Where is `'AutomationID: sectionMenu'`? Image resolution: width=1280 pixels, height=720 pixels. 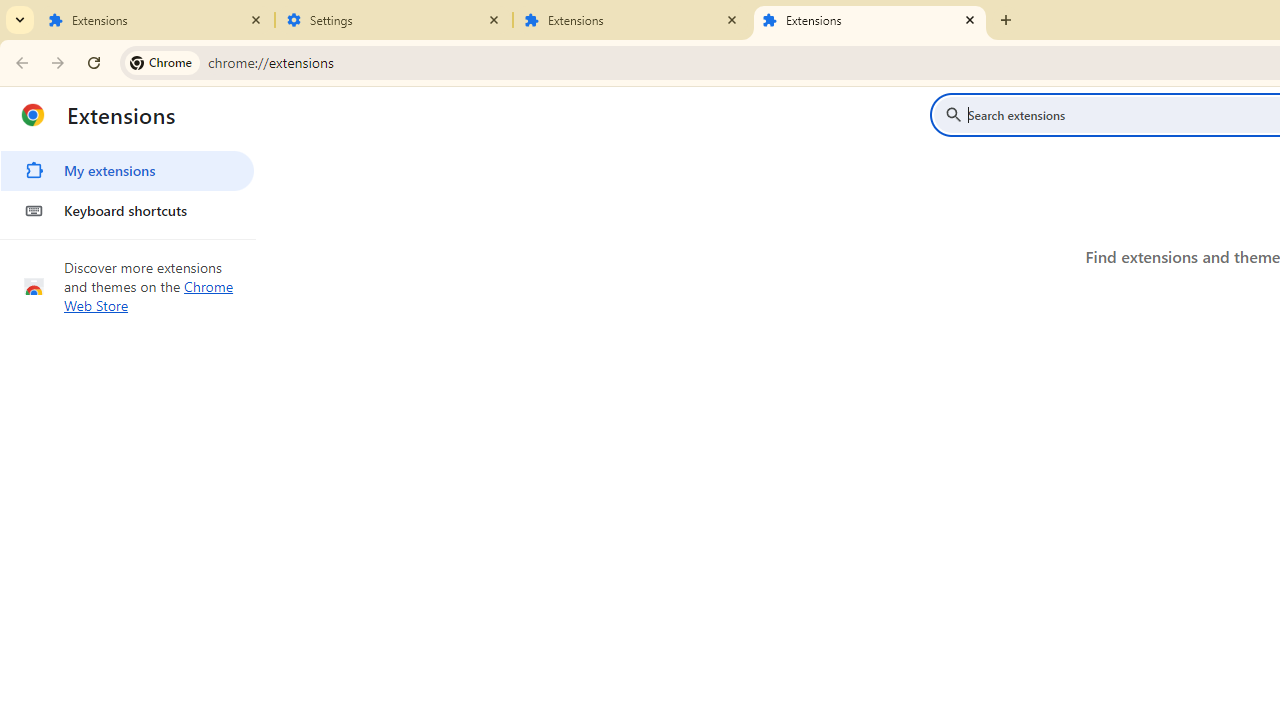 'AutomationID: sectionMenu' is located at coordinates (127, 187).